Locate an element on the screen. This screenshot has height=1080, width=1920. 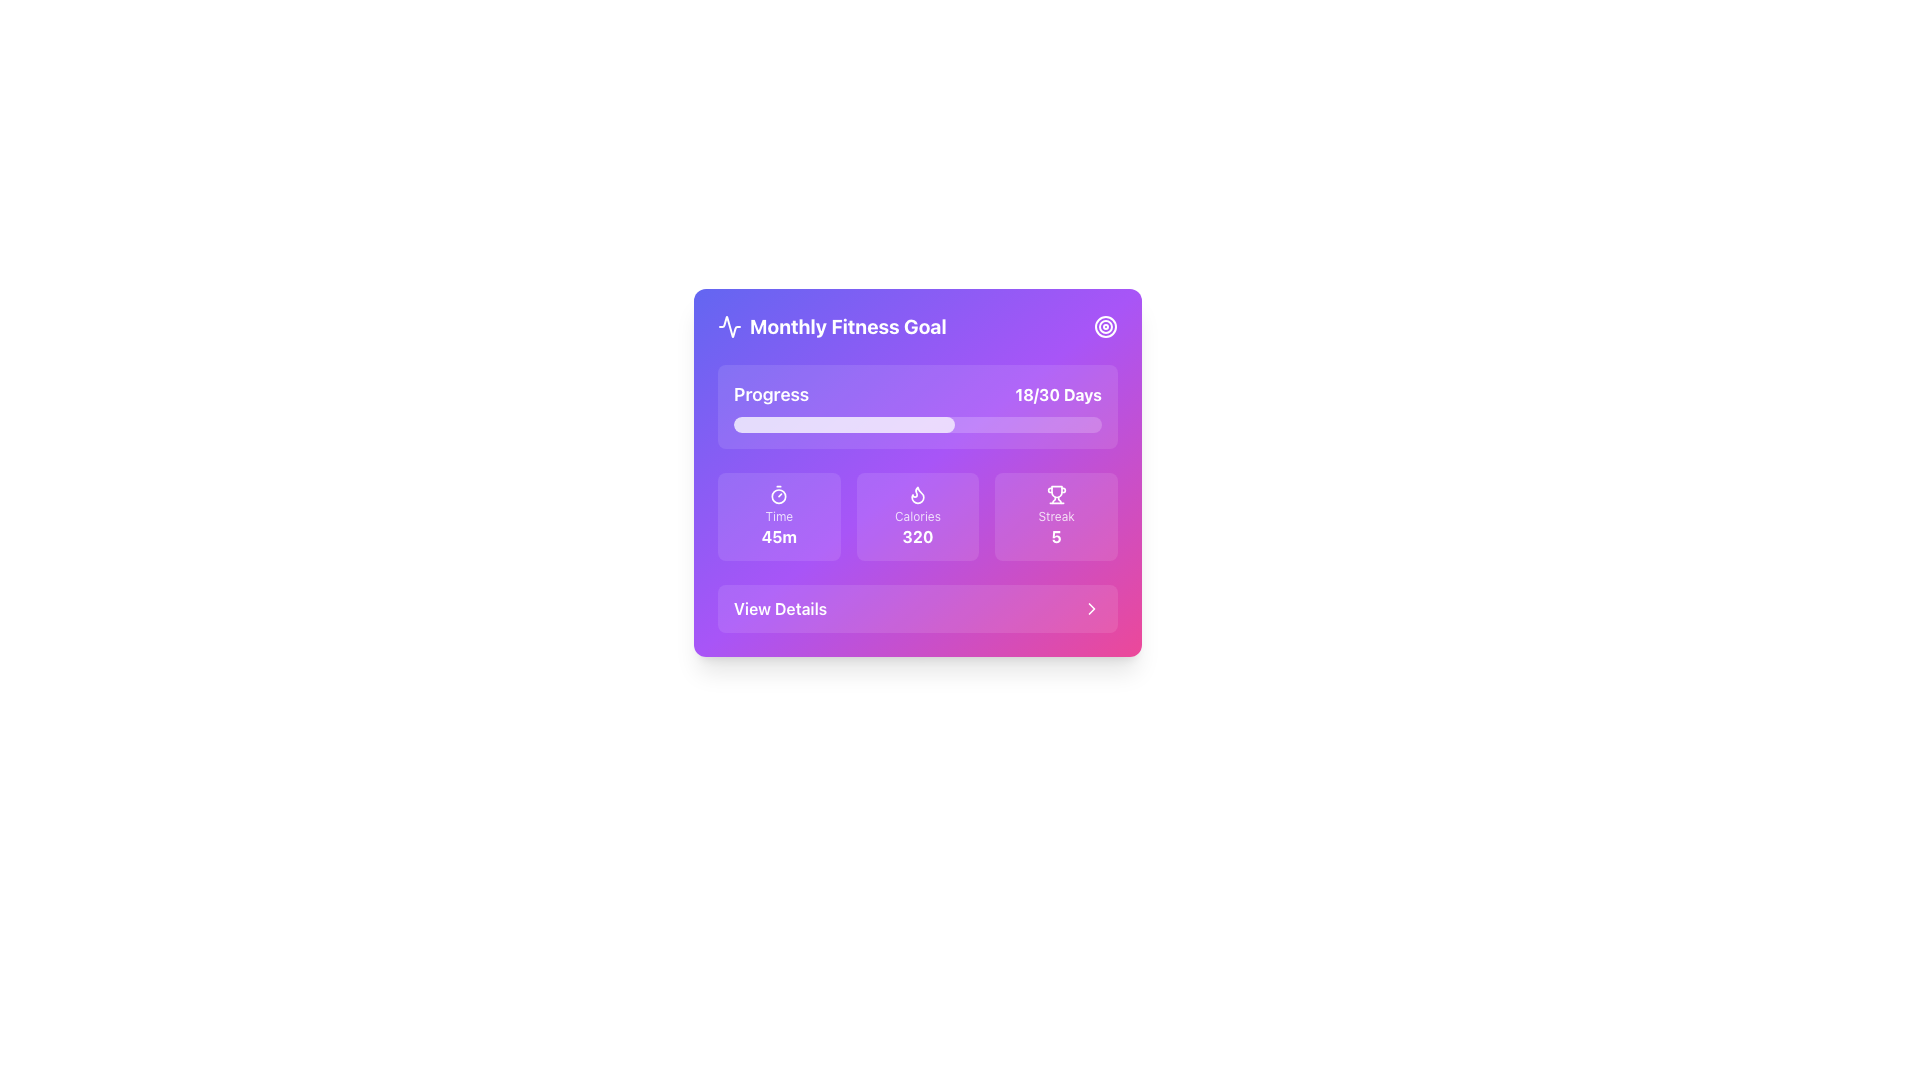
the fitness goal icon located in the upper-right corner of the 'Monthly Fitness Goal' card, which is the fifth element among its children is located at coordinates (1104, 326).